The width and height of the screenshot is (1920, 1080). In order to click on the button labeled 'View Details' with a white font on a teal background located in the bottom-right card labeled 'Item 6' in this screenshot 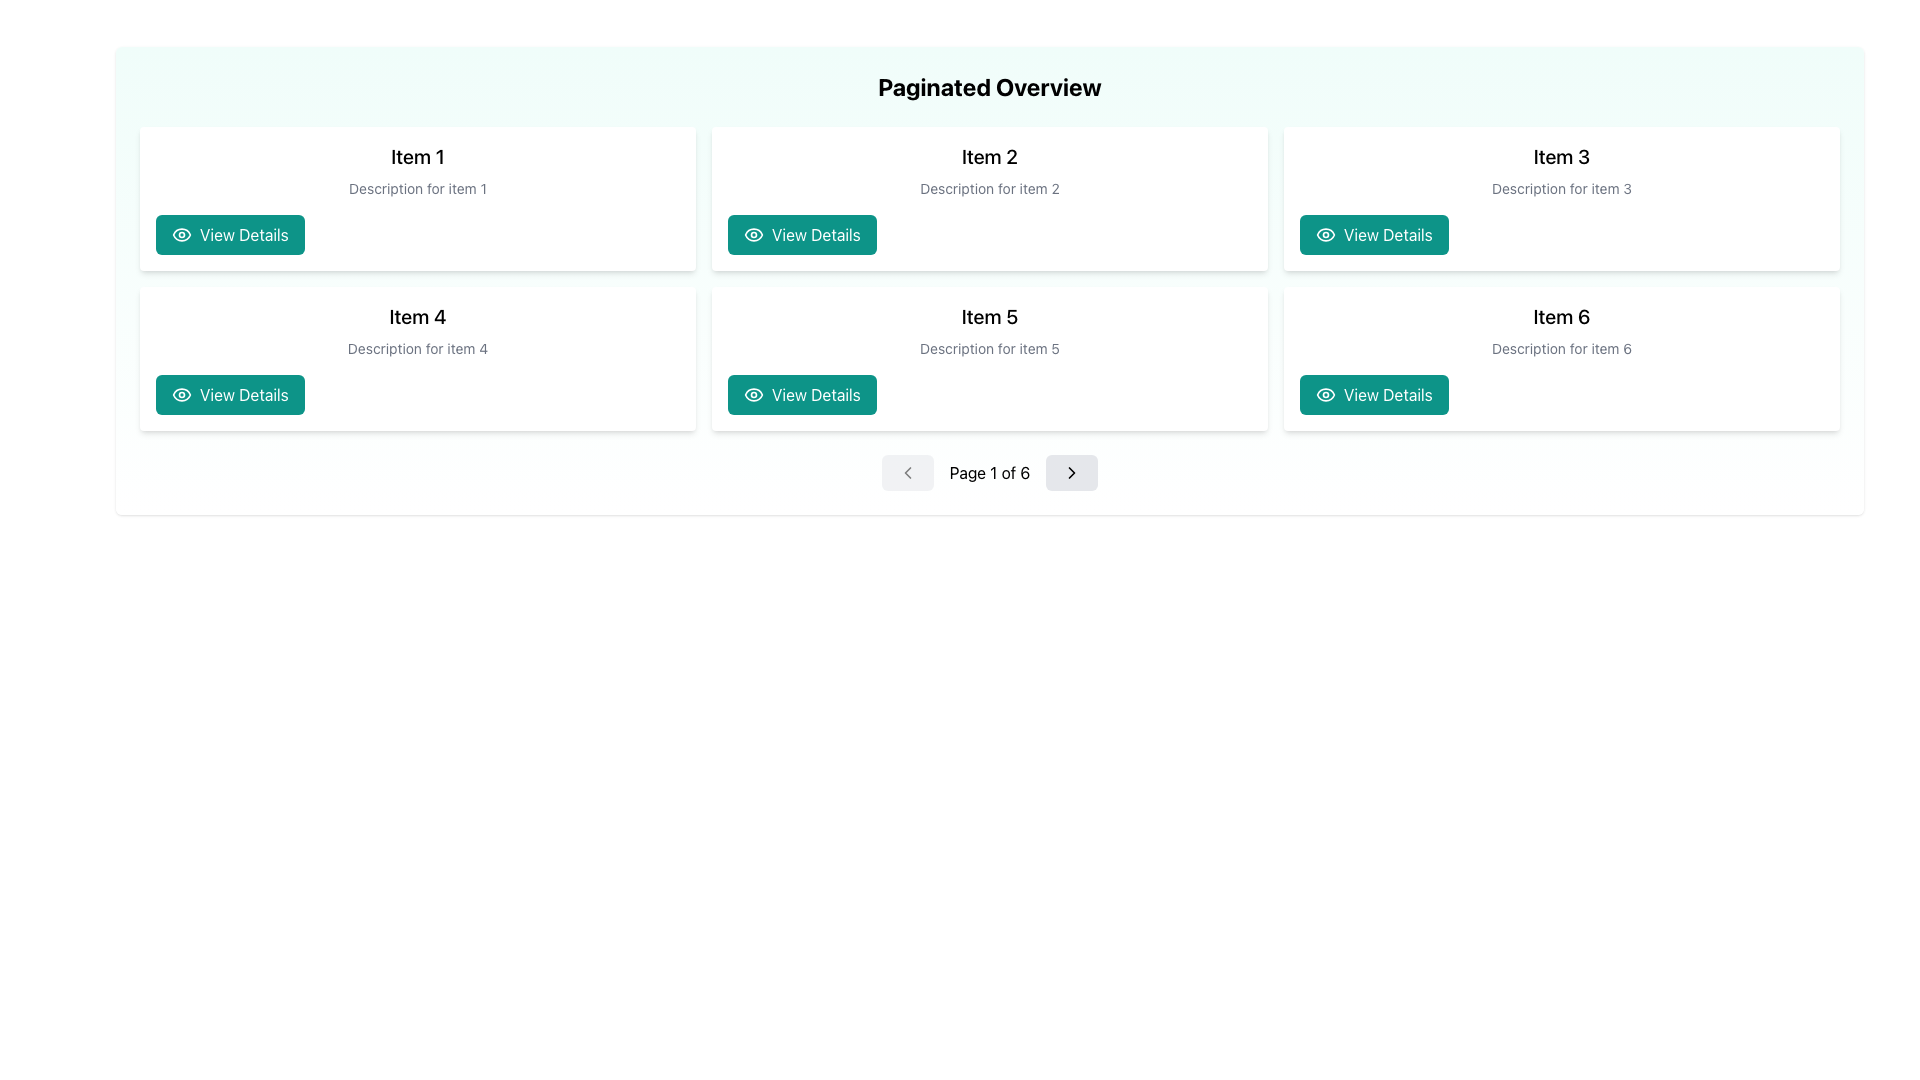, I will do `click(1386, 394)`.